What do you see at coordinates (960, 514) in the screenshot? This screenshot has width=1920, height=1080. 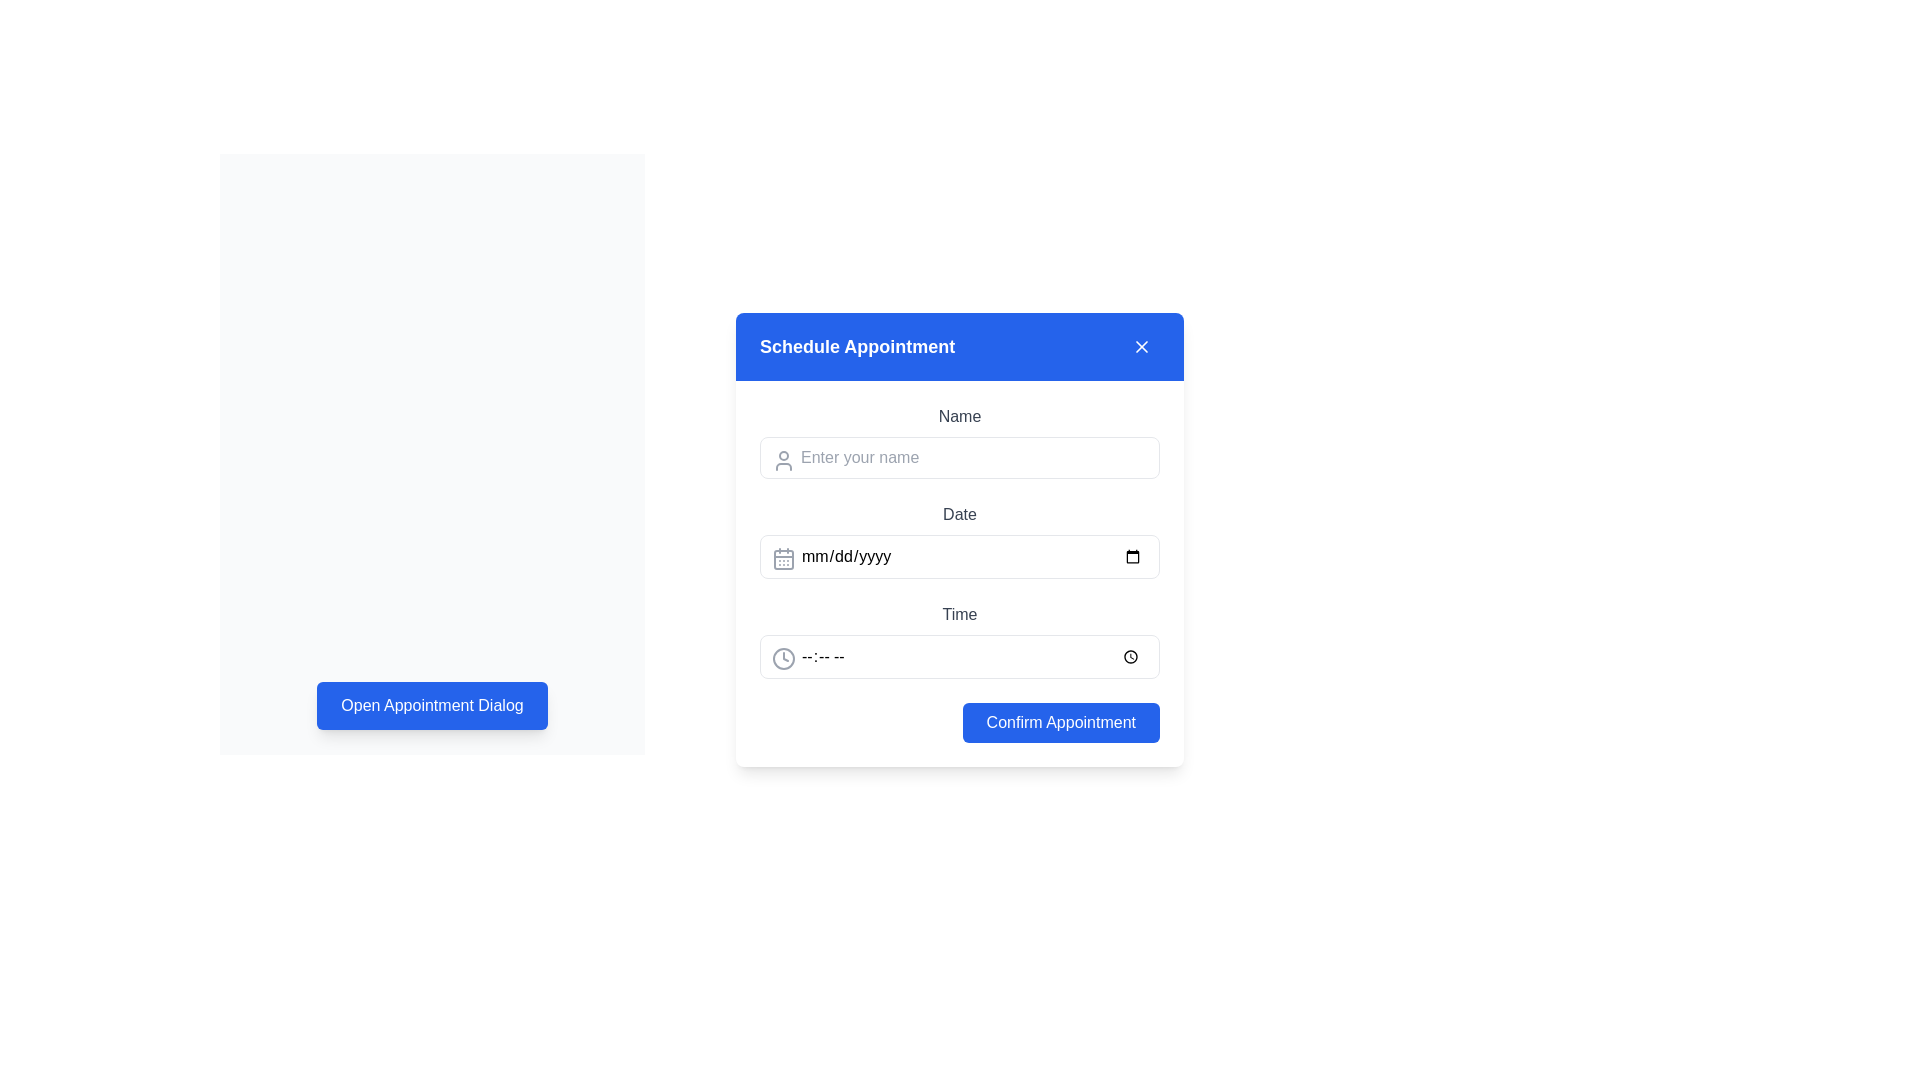 I see `'Date' label, which is a medium-weight gray text label (#707070) located above the date input field in the 'Schedule Appointment' modal dialog` at bounding box center [960, 514].